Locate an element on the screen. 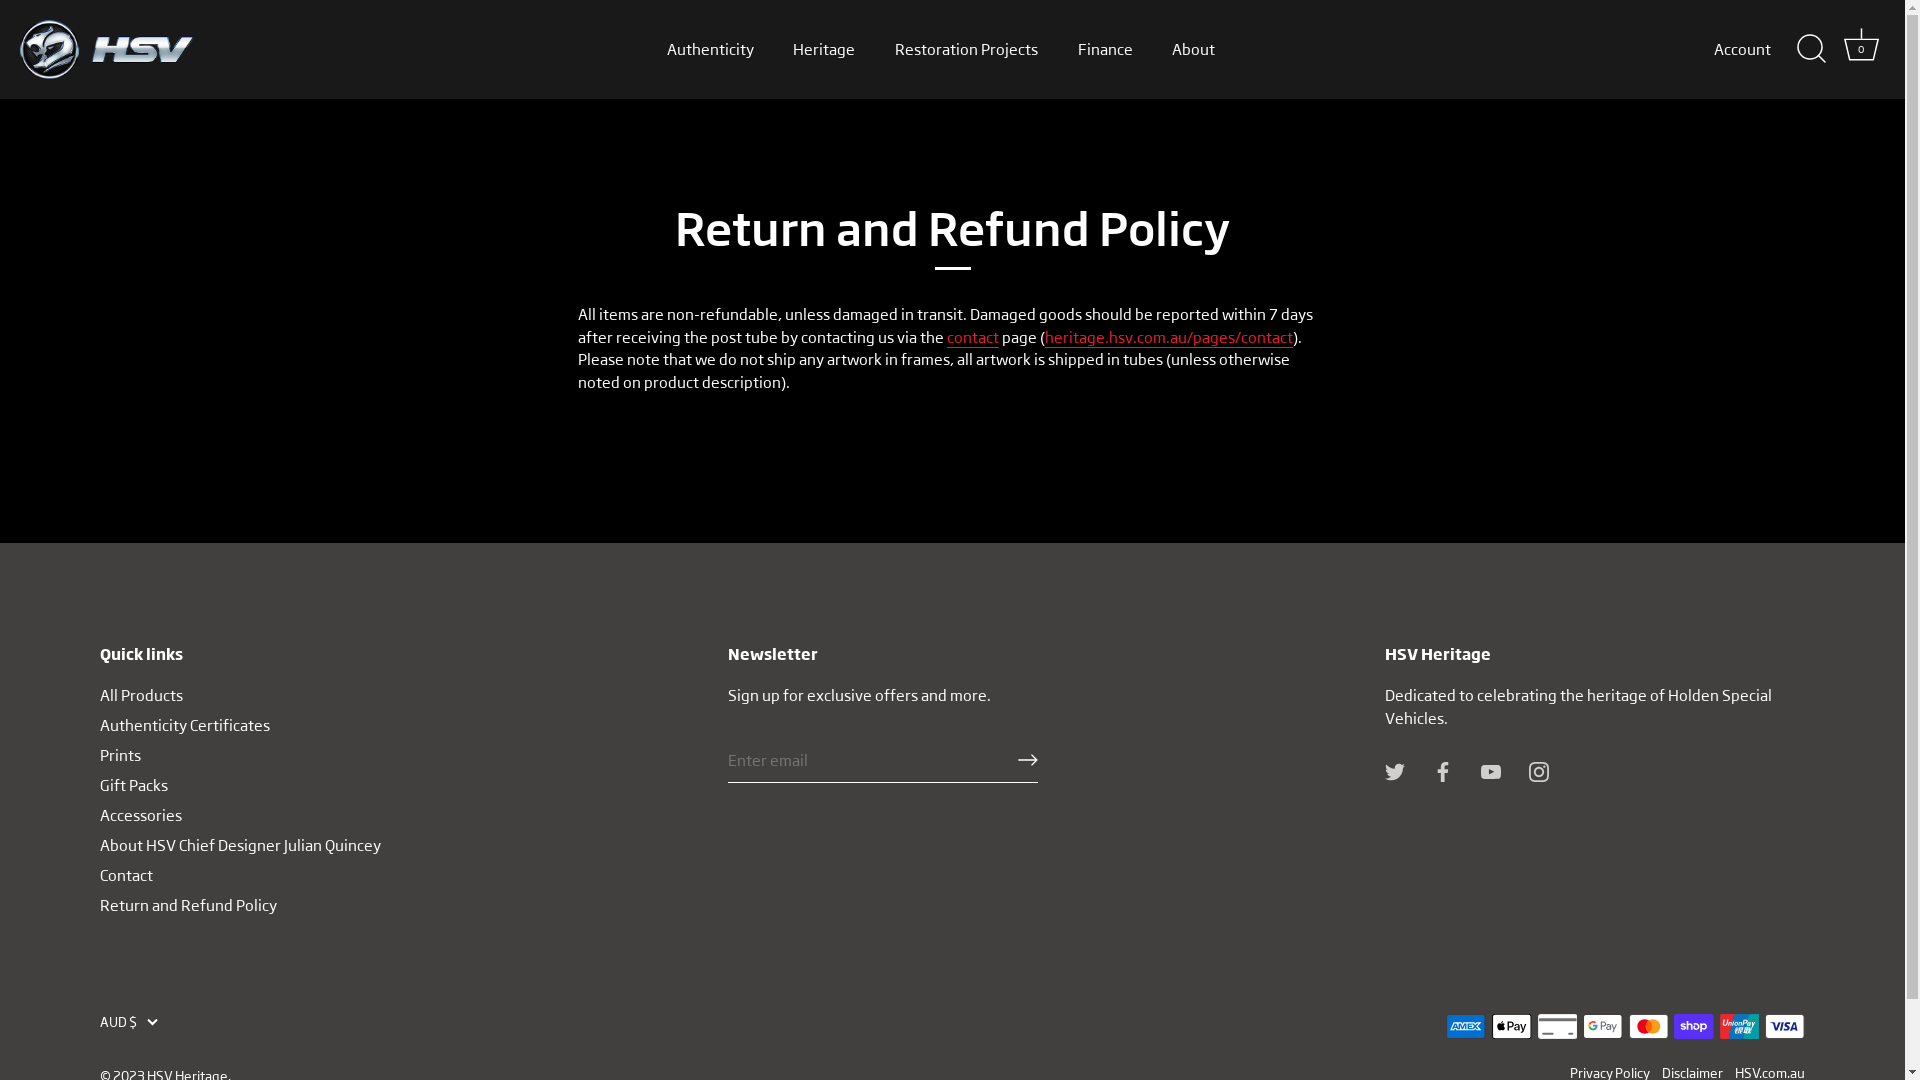  'RIGHT ARROW LONG' is located at coordinates (1027, 759).